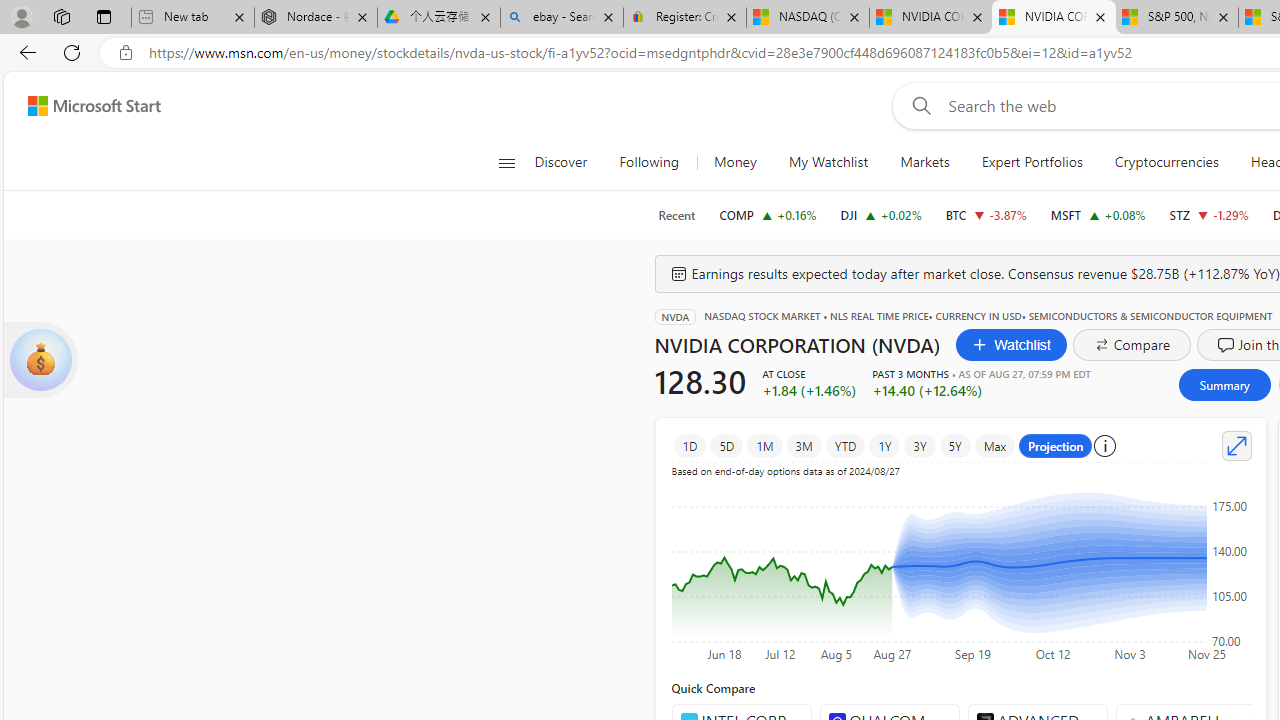 The width and height of the screenshot is (1280, 720). Describe the element at coordinates (828, 162) in the screenshot. I see `'My Watchlist'` at that location.